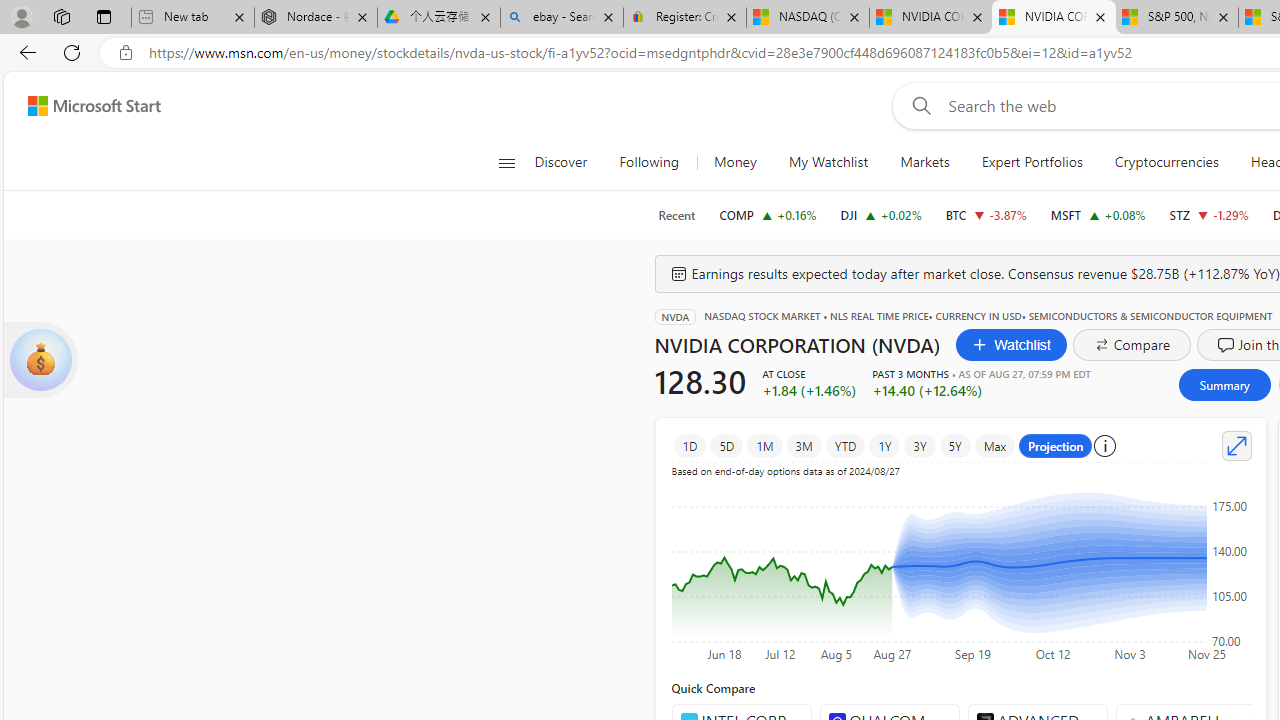 The width and height of the screenshot is (1280, 720). Describe the element at coordinates (828, 162) in the screenshot. I see `'My Watchlist'` at that location.